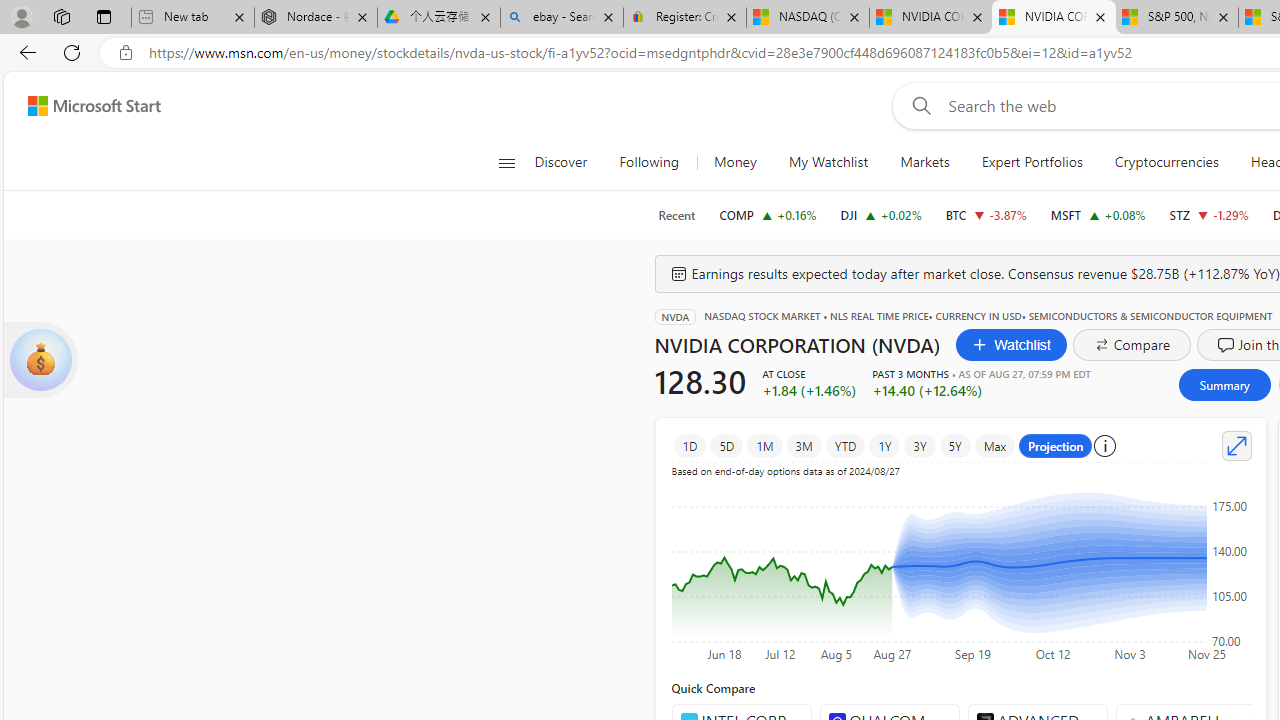 The width and height of the screenshot is (1280, 720). Describe the element at coordinates (828, 162) in the screenshot. I see `'My Watchlist'` at that location.